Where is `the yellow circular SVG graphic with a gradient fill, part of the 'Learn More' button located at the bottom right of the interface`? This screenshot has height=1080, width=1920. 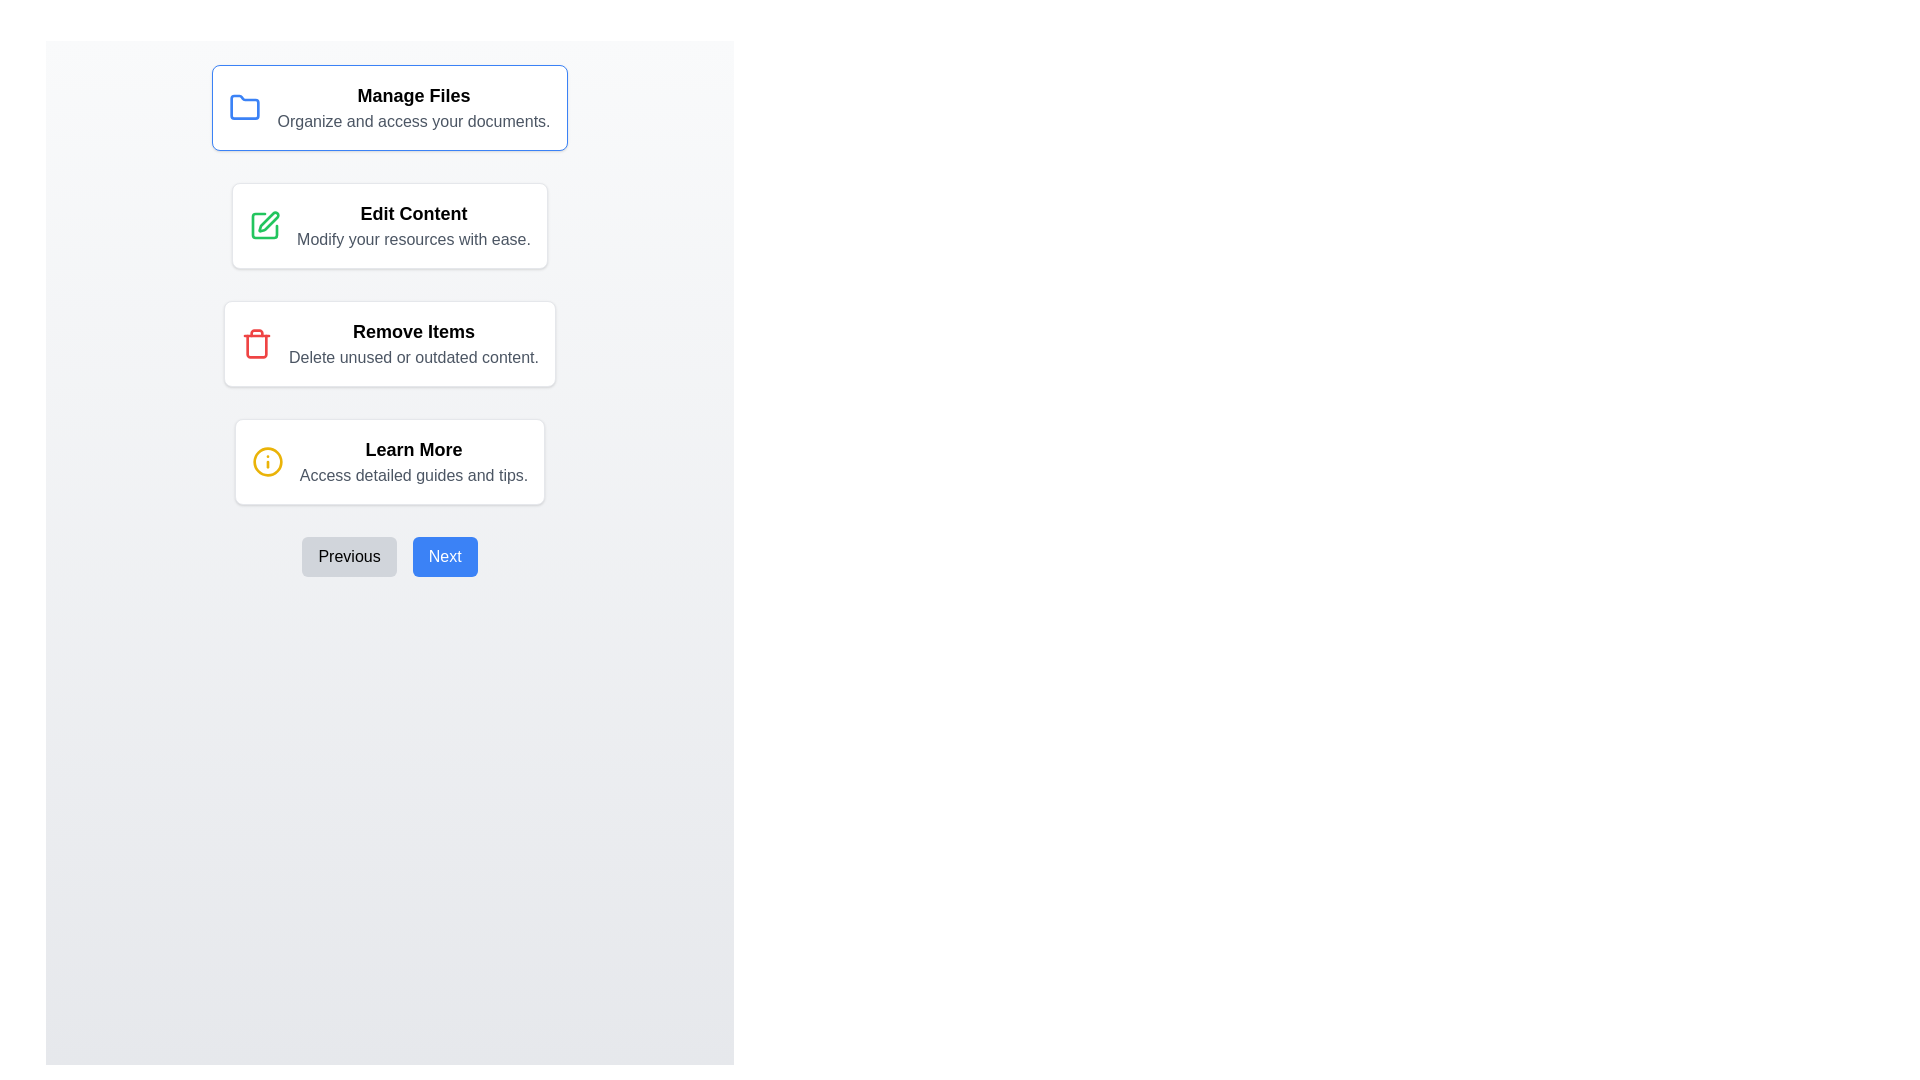
the yellow circular SVG graphic with a gradient fill, part of the 'Learn More' button located at the bottom right of the interface is located at coordinates (266, 462).